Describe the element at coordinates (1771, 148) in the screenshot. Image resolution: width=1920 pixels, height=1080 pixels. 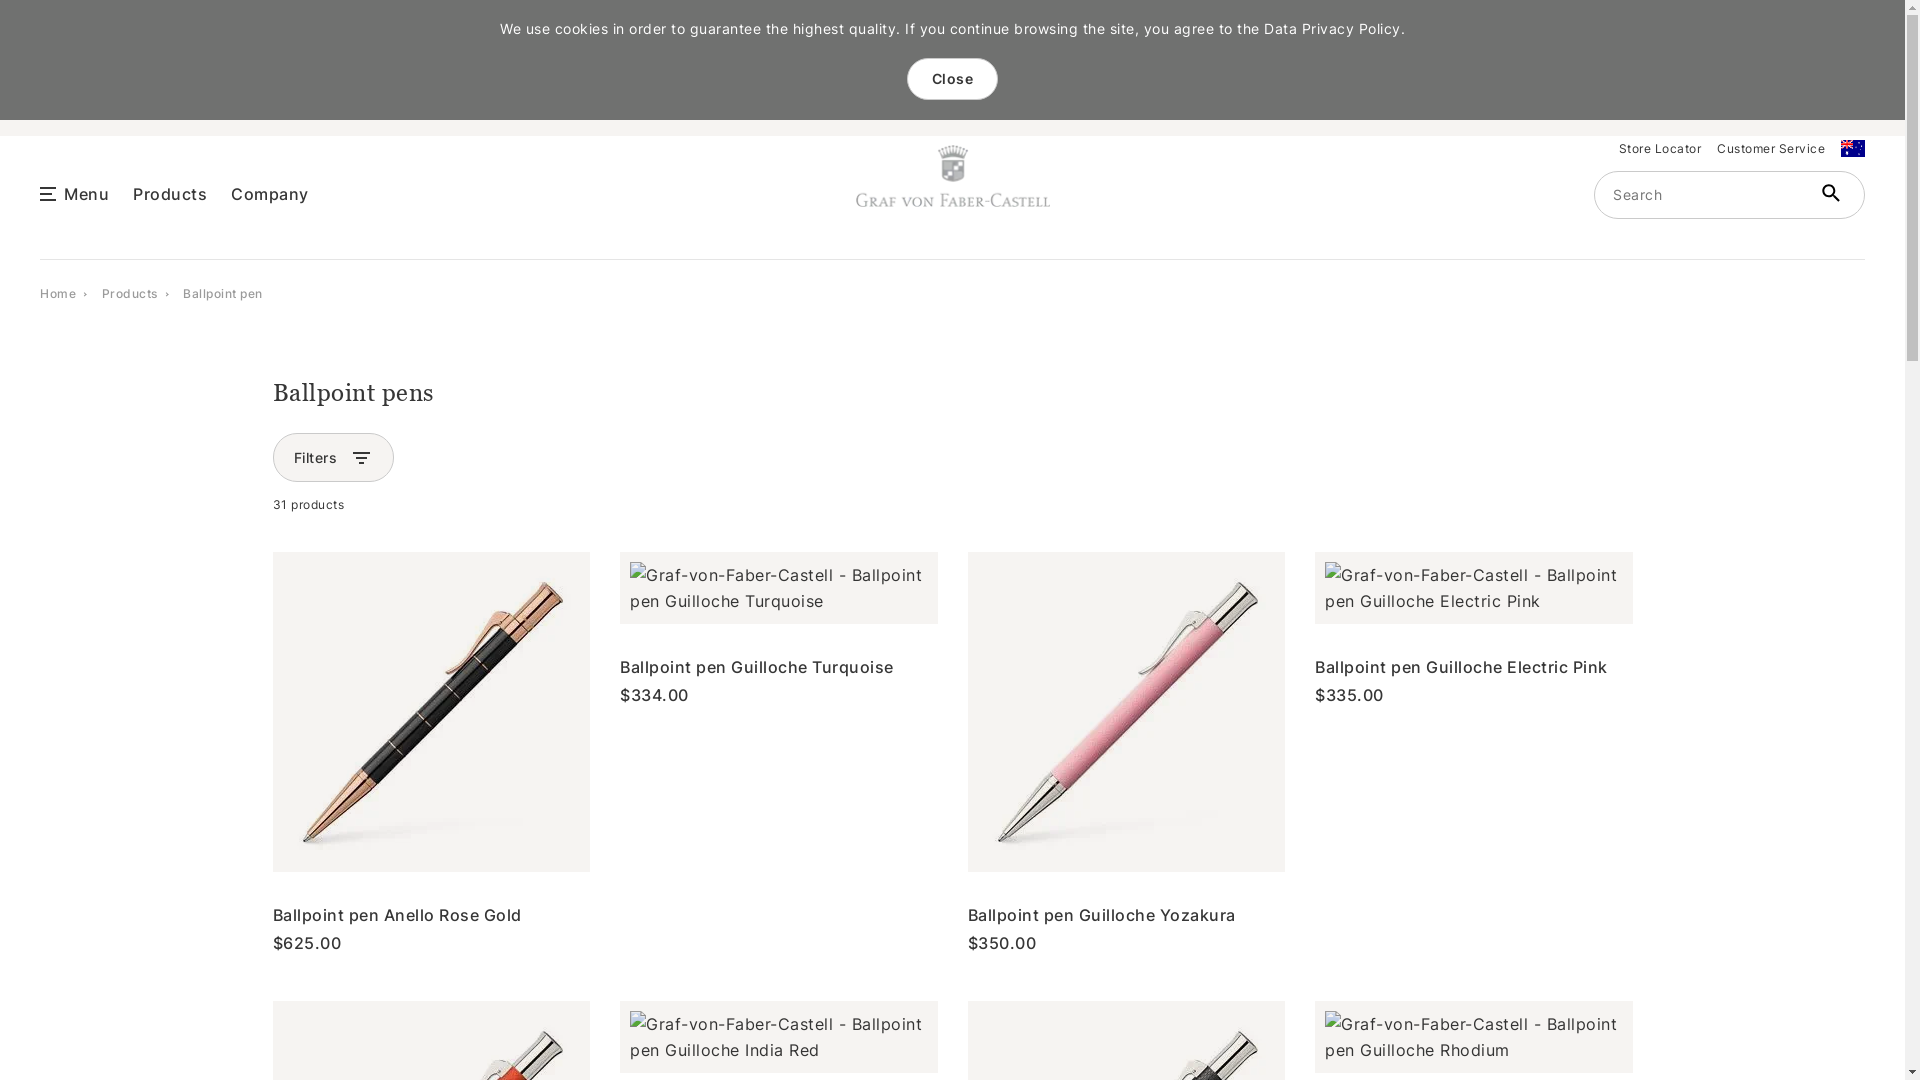
I see `'Customer Service'` at that location.